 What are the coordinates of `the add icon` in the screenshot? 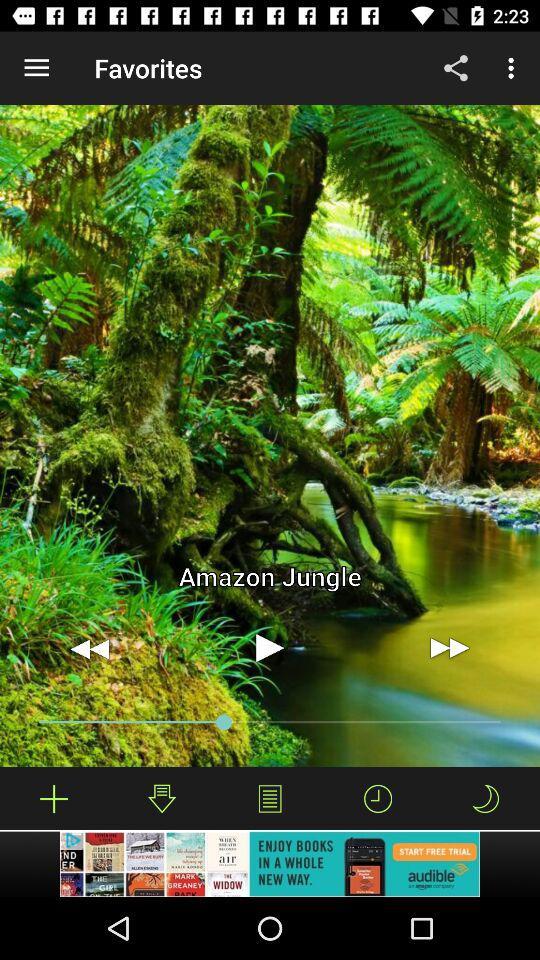 It's located at (54, 798).